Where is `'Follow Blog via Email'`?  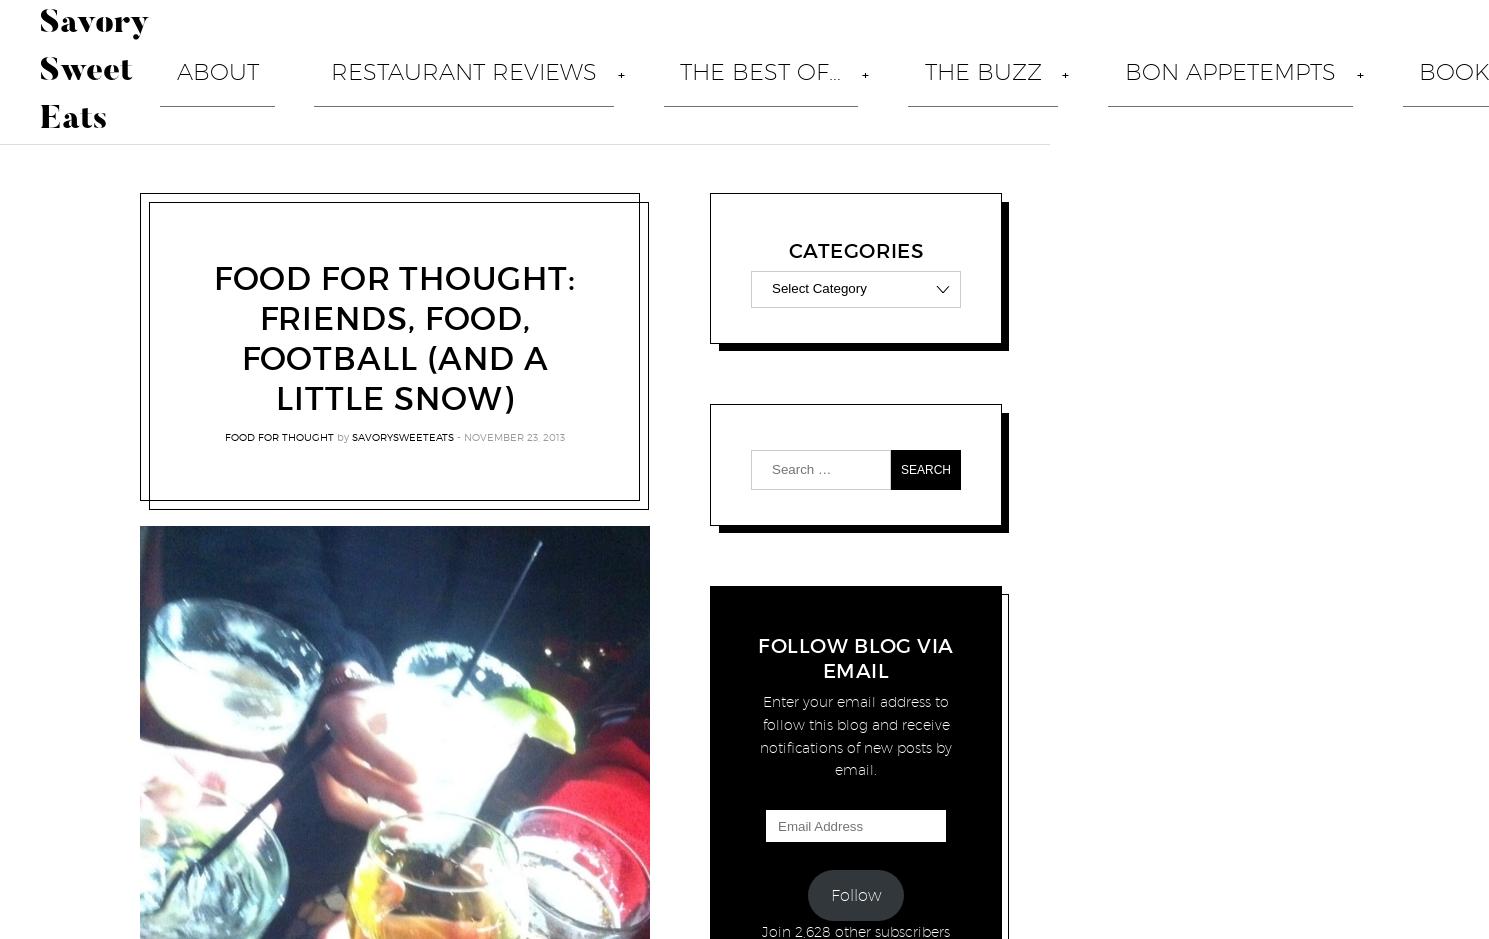
'Follow Blog via Email' is located at coordinates (758, 658).